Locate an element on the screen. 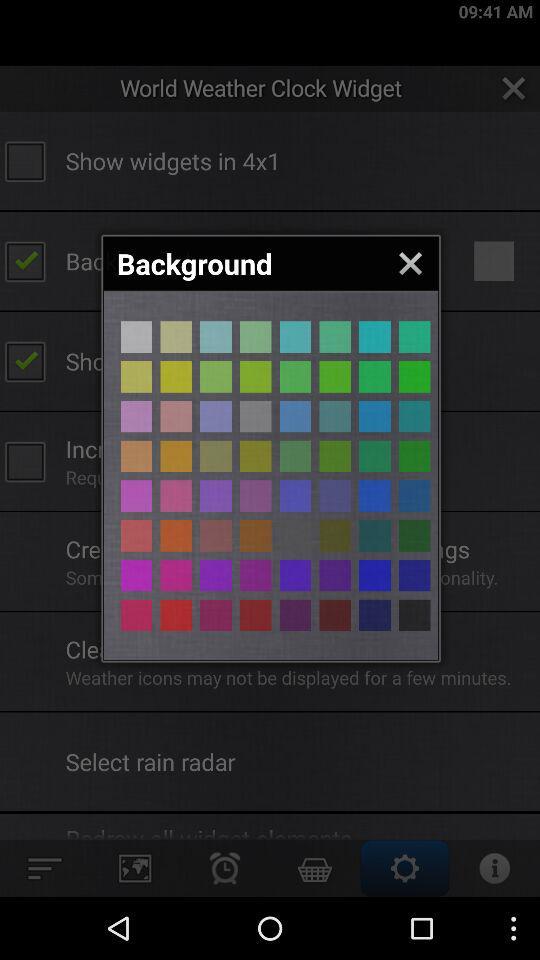 The width and height of the screenshot is (540, 960). color is located at coordinates (374, 375).